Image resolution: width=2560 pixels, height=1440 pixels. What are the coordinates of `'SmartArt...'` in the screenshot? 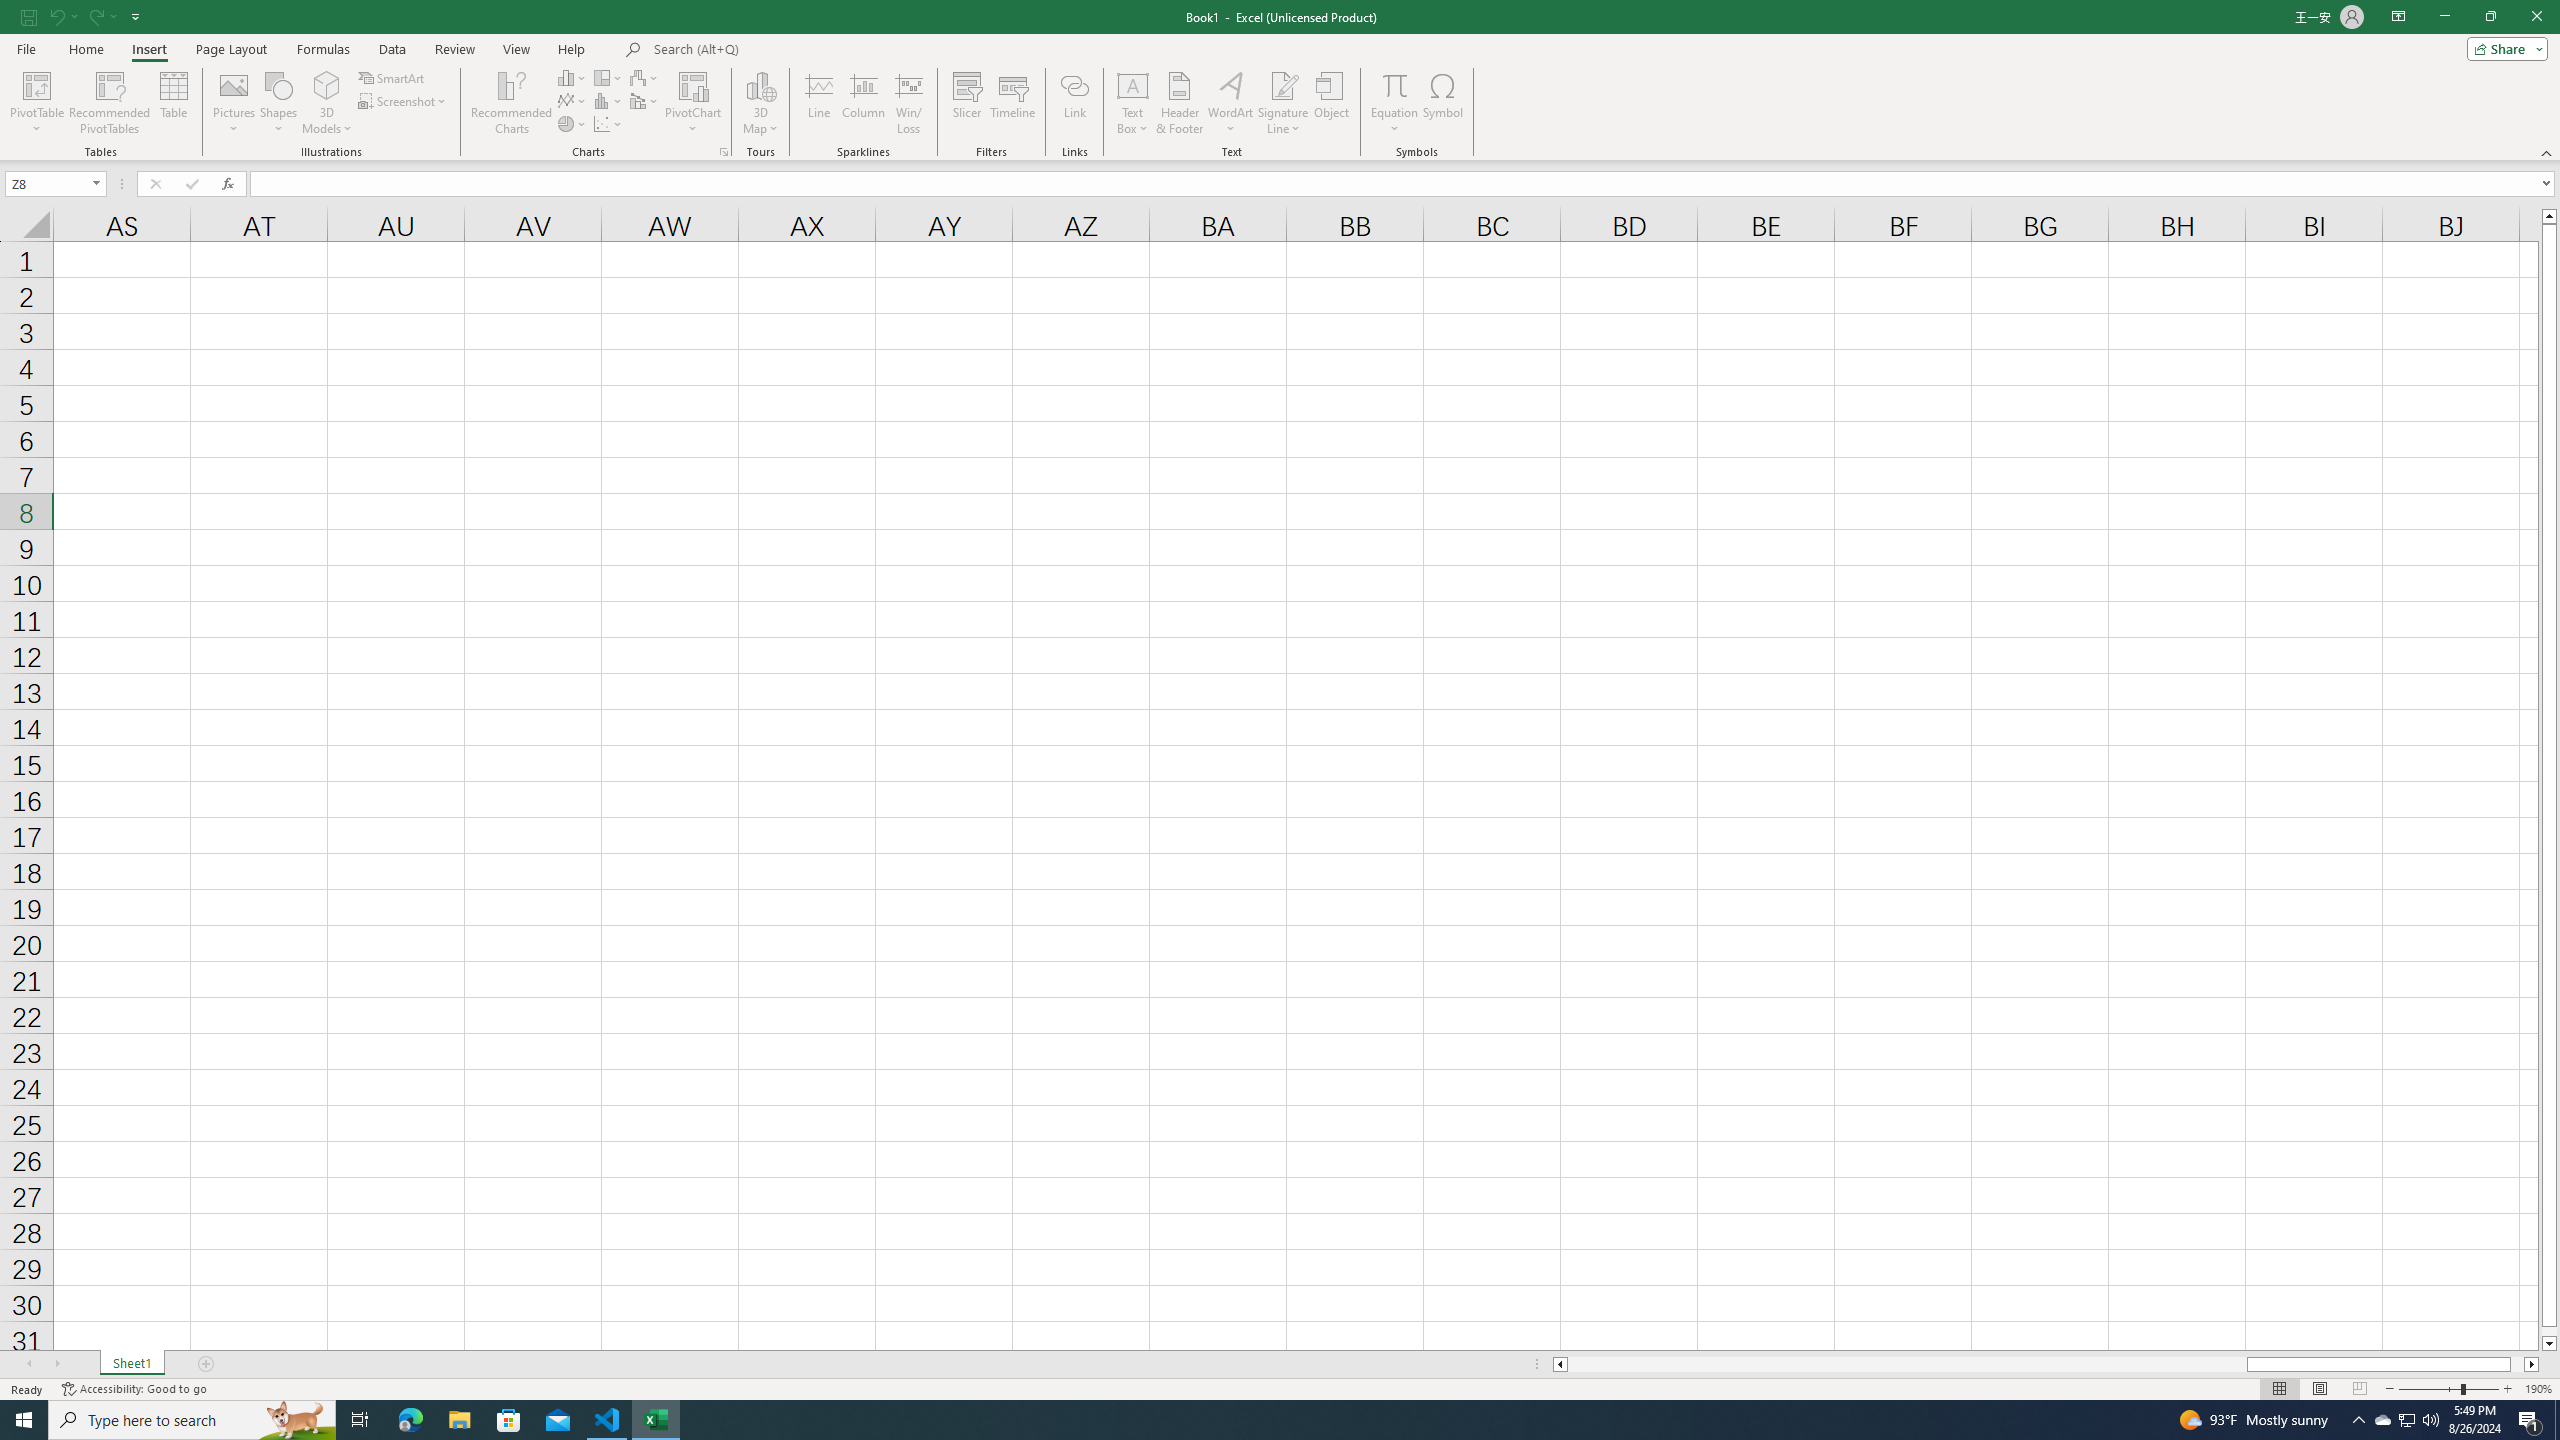 It's located at (391, 77).